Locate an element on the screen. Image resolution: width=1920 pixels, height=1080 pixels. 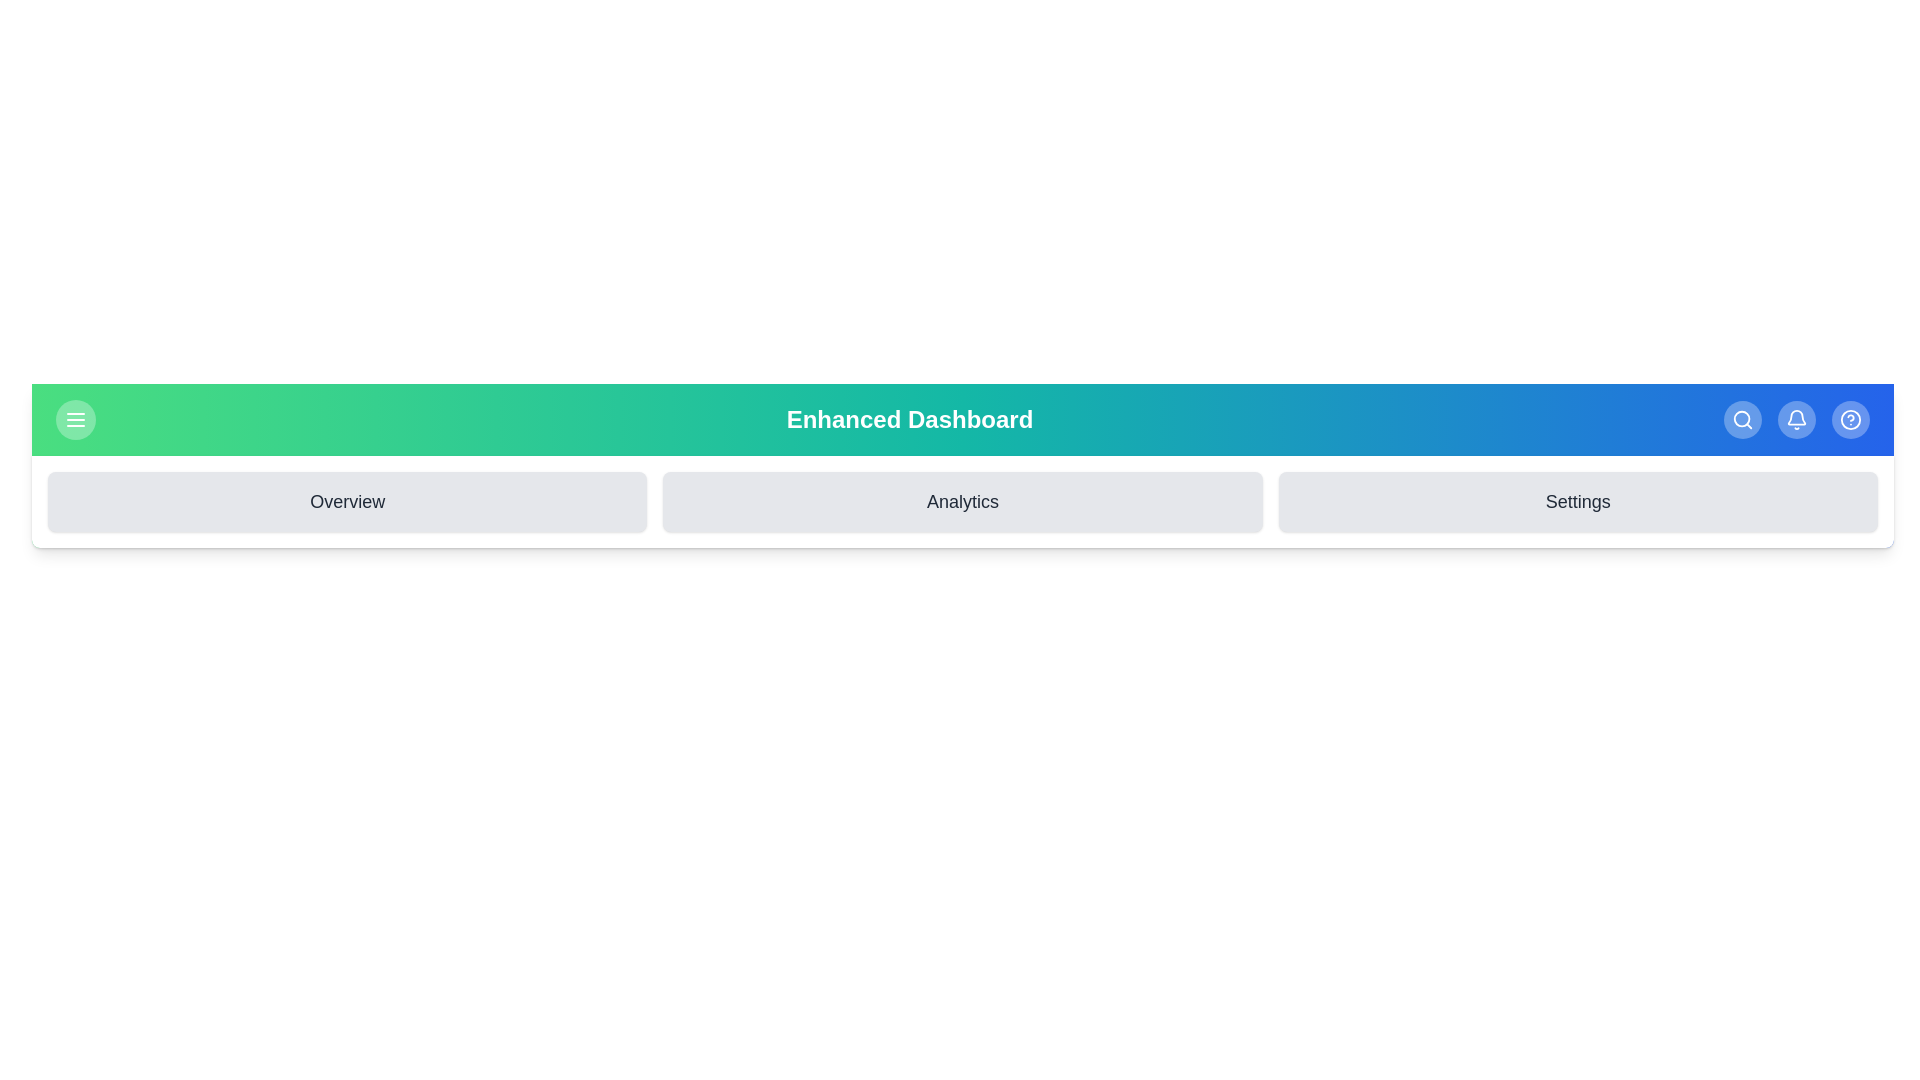
the 'Settings' section to navigate to it is located at coordinates (1577, 500).